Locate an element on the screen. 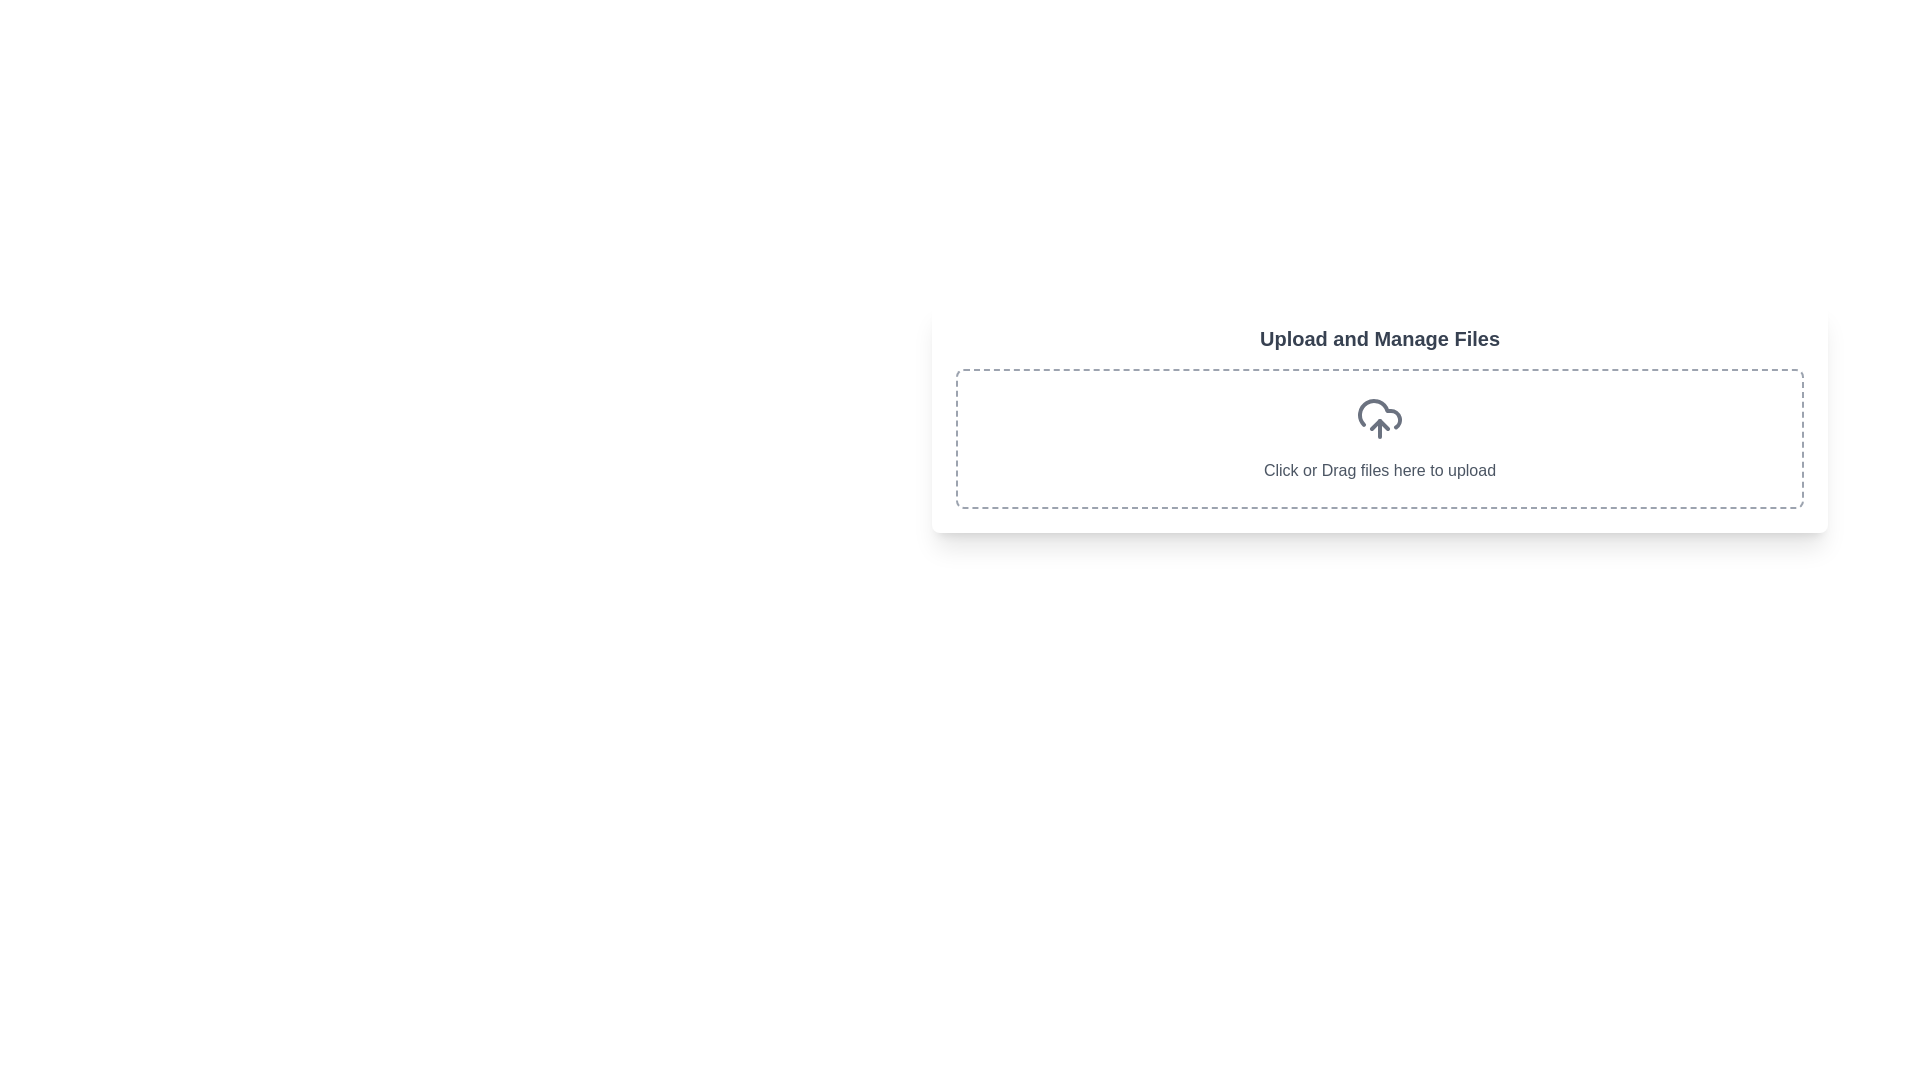 The image size is (1920, 1080). the file upload input area titled 'Upload and Manage Files' is located at coordinates (1379, 415).